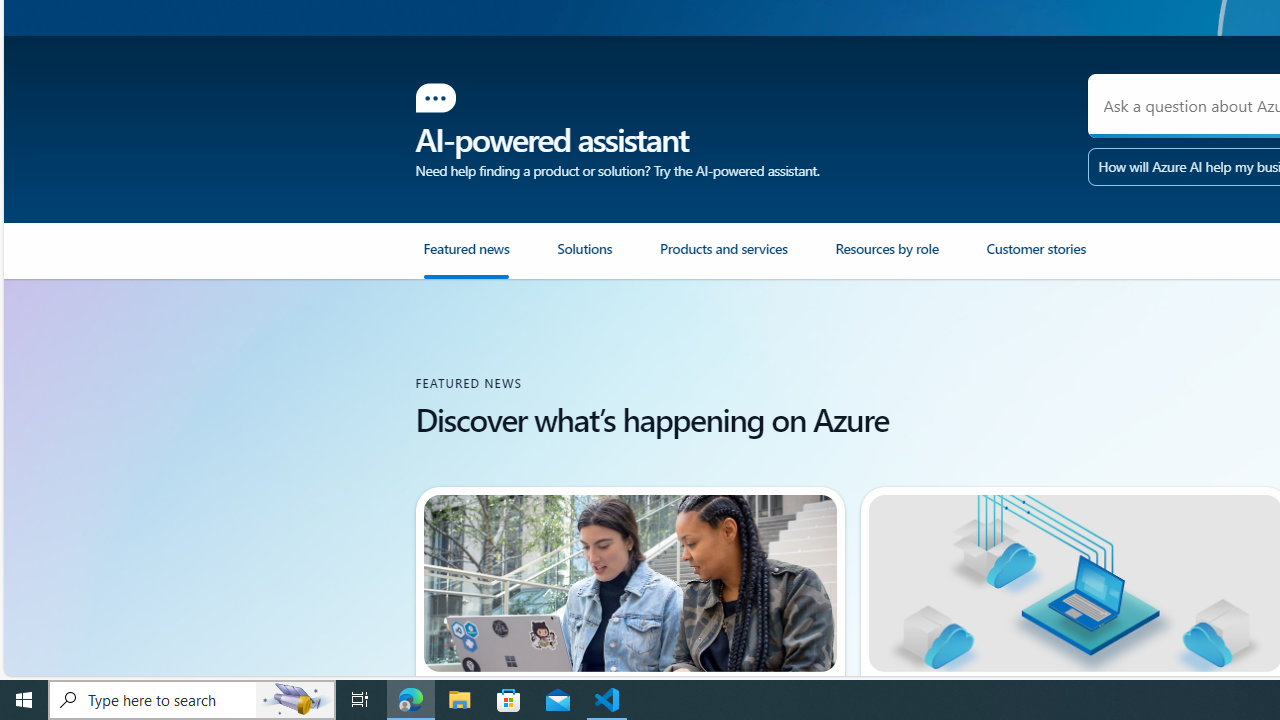 Image resolution: width=1280 pixels, height=720 pixels. What do you see at coordinates (607, 258) in the screenshot?
I see `'Solutions'` at bounding box center [607, 258].